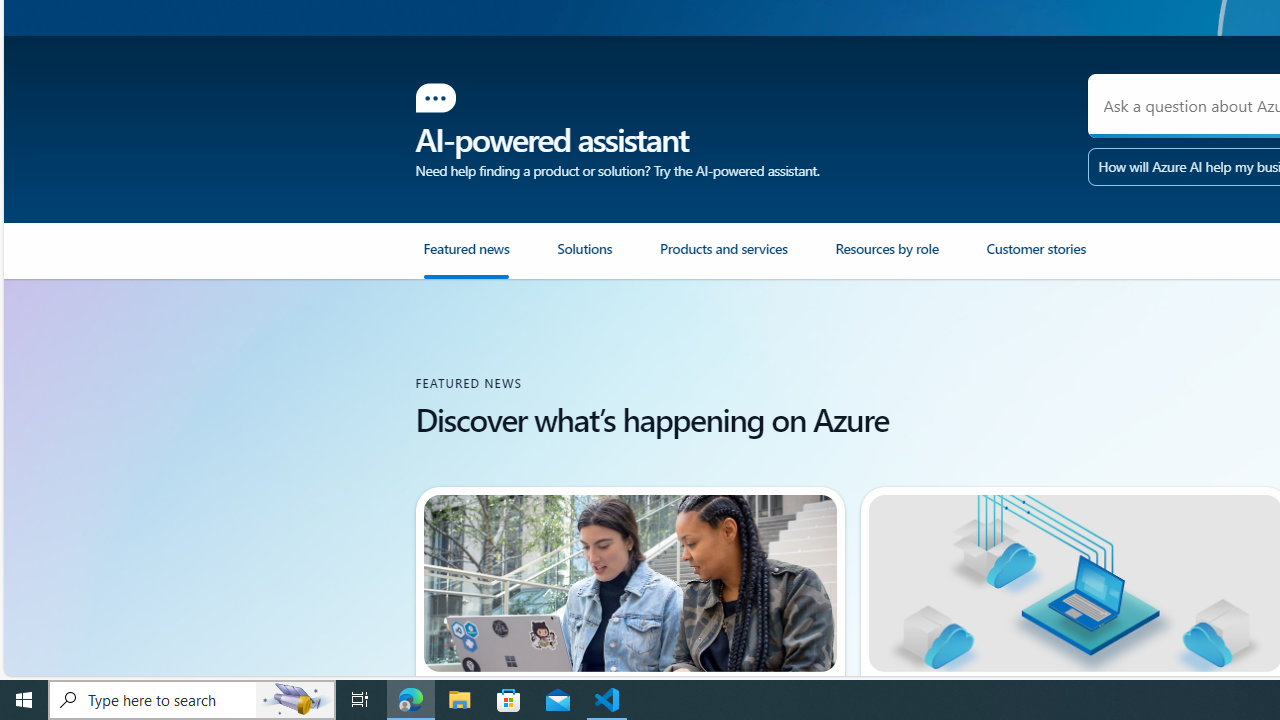 Image resolution: width=1280 pixels, height=720 pixels. What do you see at coordinates (607, 258) in the screenshot?
I see `'Solutions'` at bounding box center [607, 258].